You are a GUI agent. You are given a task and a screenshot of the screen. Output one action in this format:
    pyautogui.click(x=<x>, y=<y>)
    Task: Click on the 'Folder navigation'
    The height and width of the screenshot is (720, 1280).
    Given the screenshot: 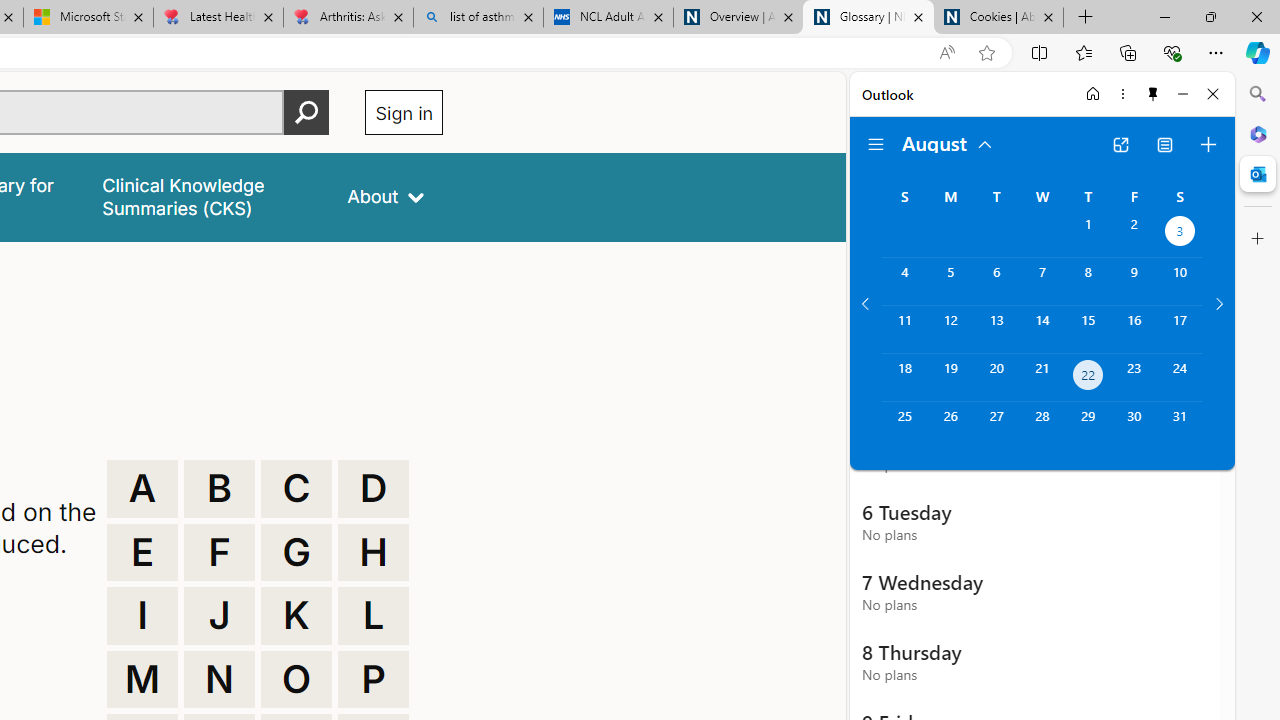 What is the action you would take?
    pyautogui.click(x=876, y=144)
    